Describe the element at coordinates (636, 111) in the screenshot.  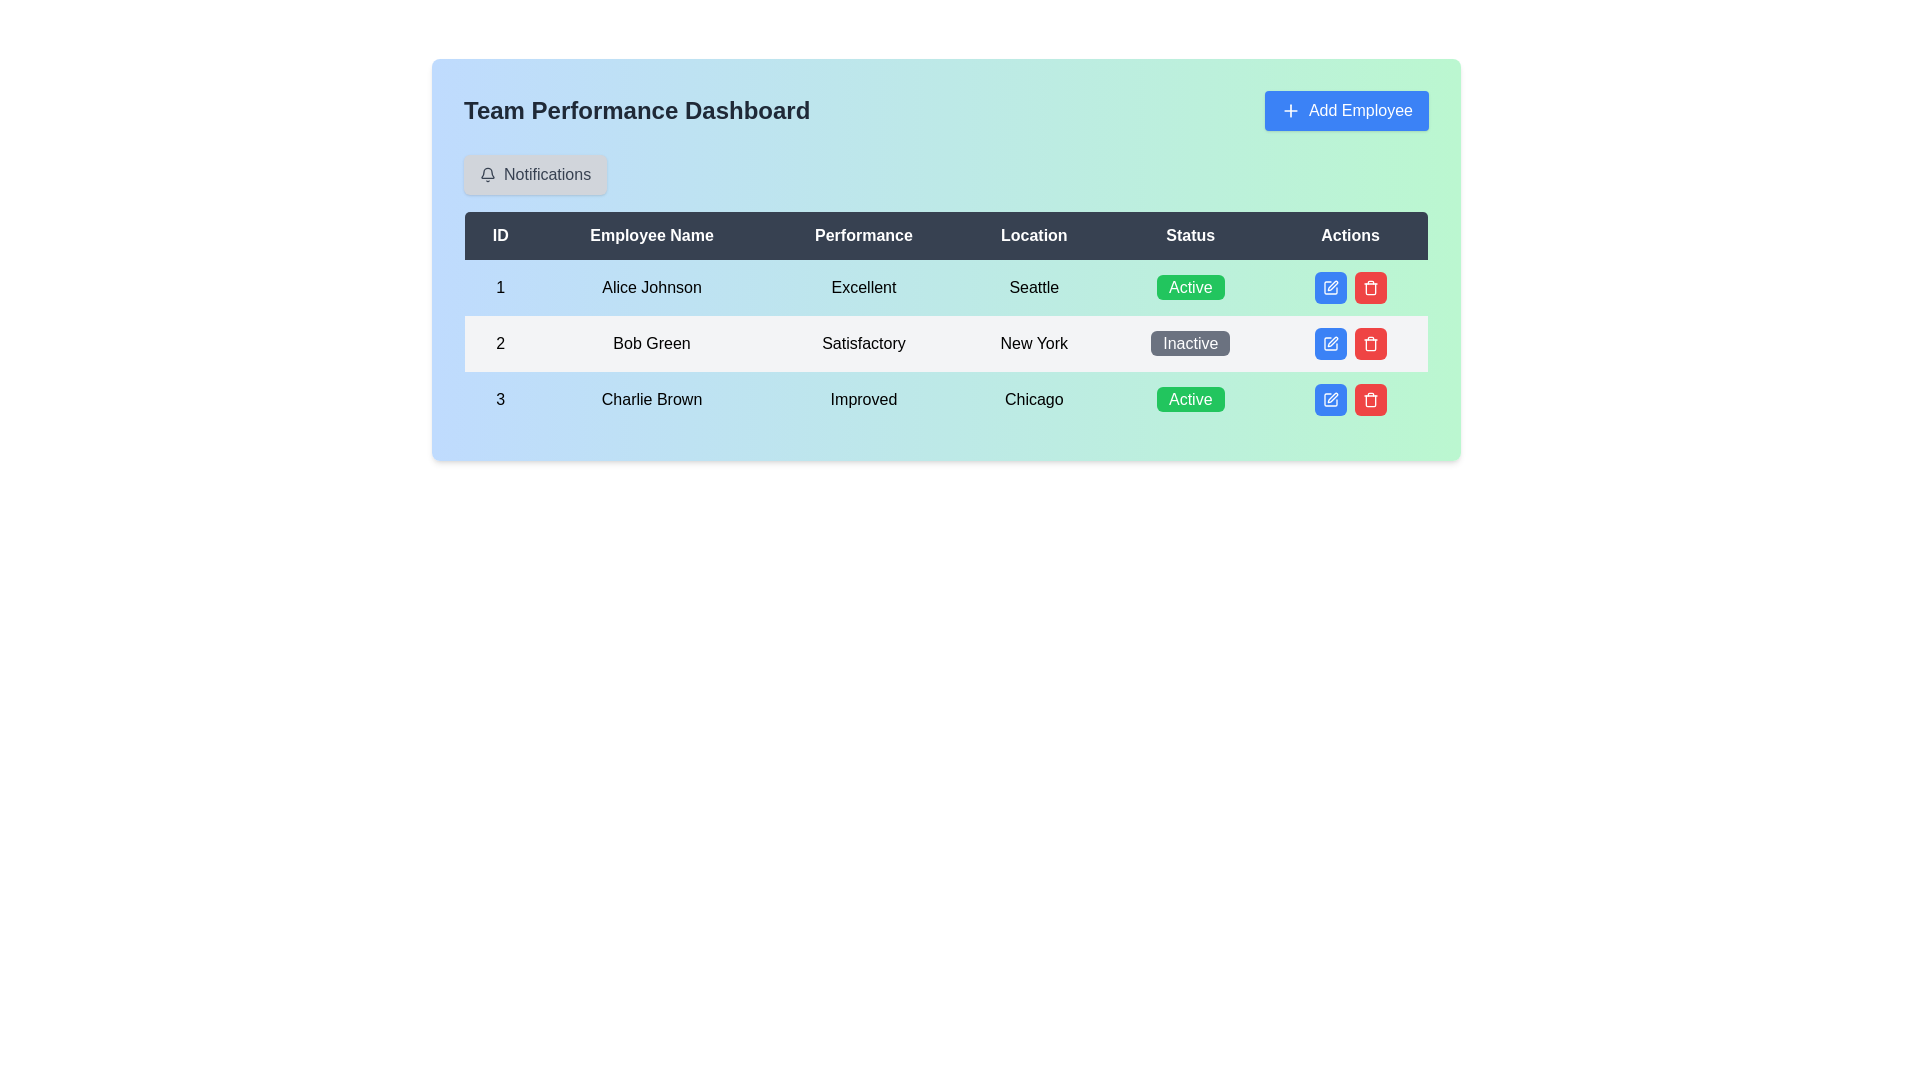
I see `the title or heading element that communicates the context of the team performance data, located at the top of the interface` at that location.